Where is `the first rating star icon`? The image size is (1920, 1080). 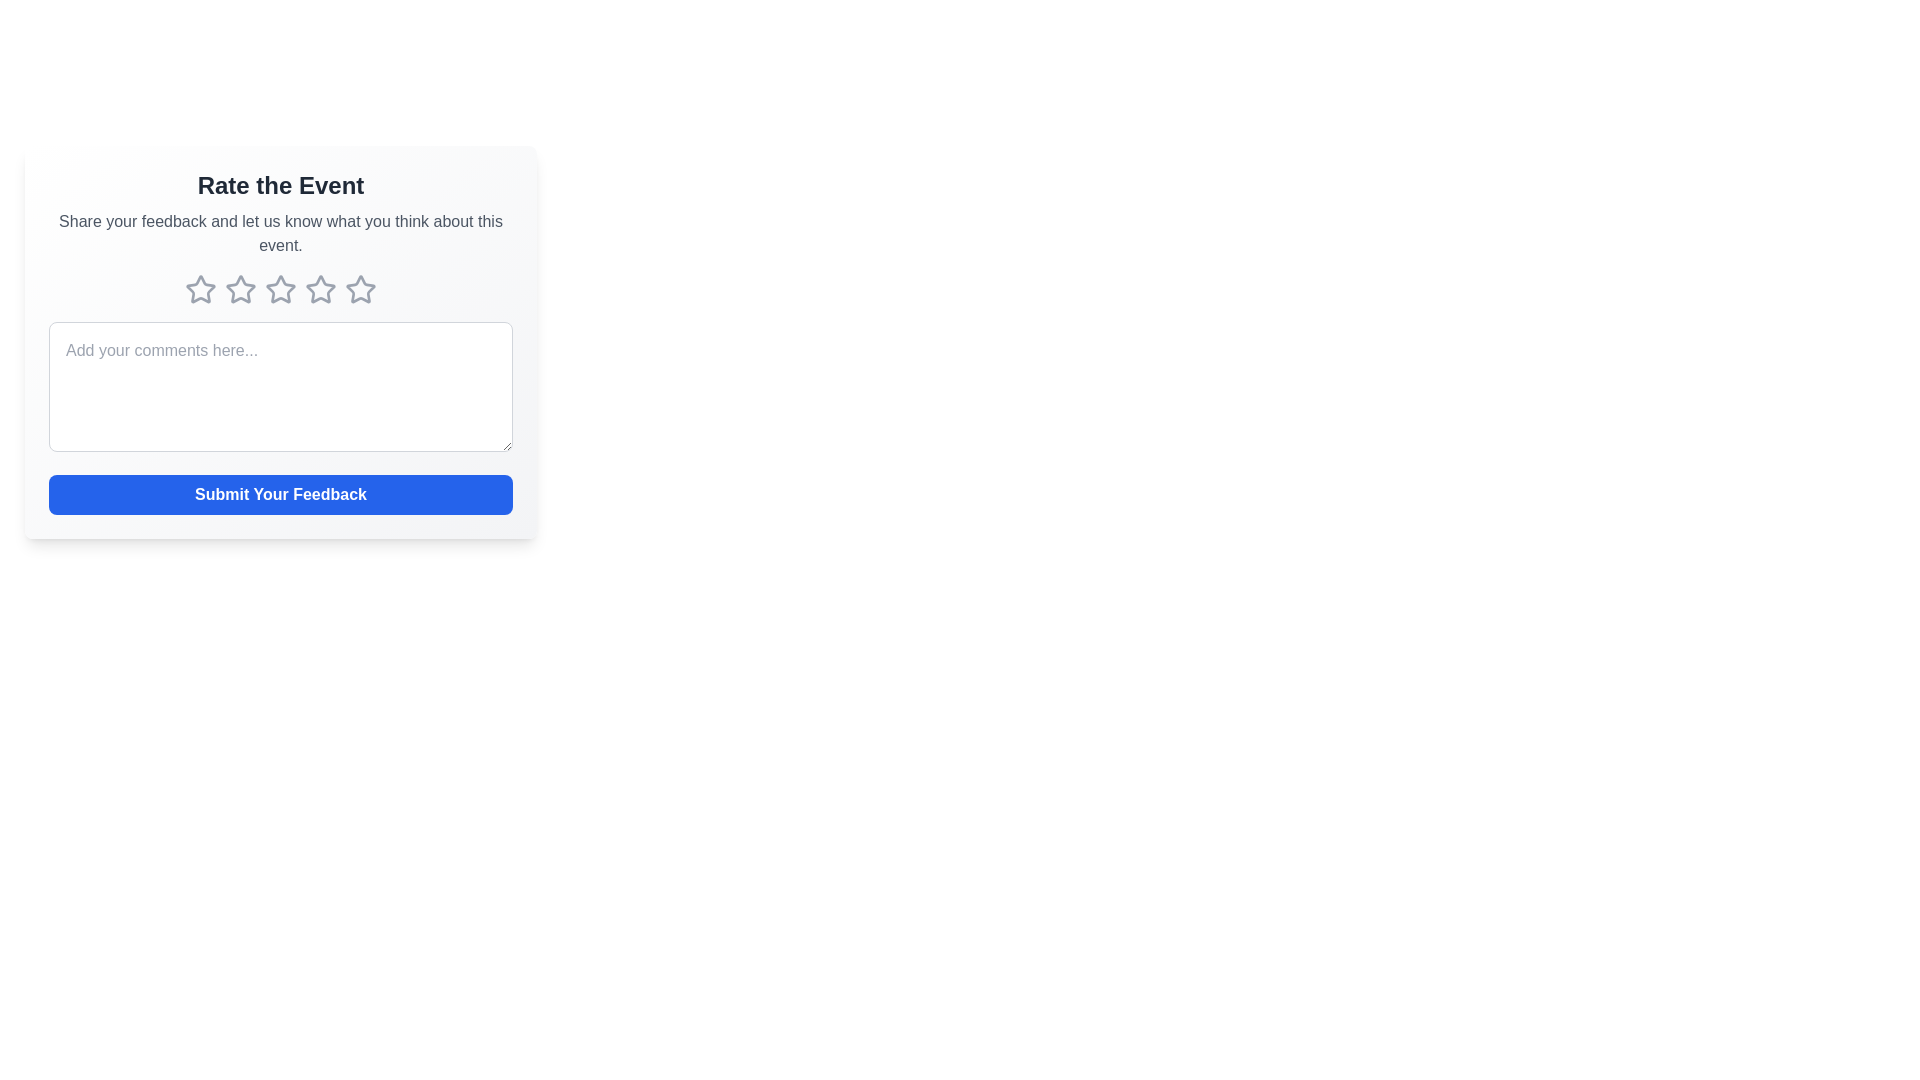 the first rating star icon is located at coordinates (201, 289).